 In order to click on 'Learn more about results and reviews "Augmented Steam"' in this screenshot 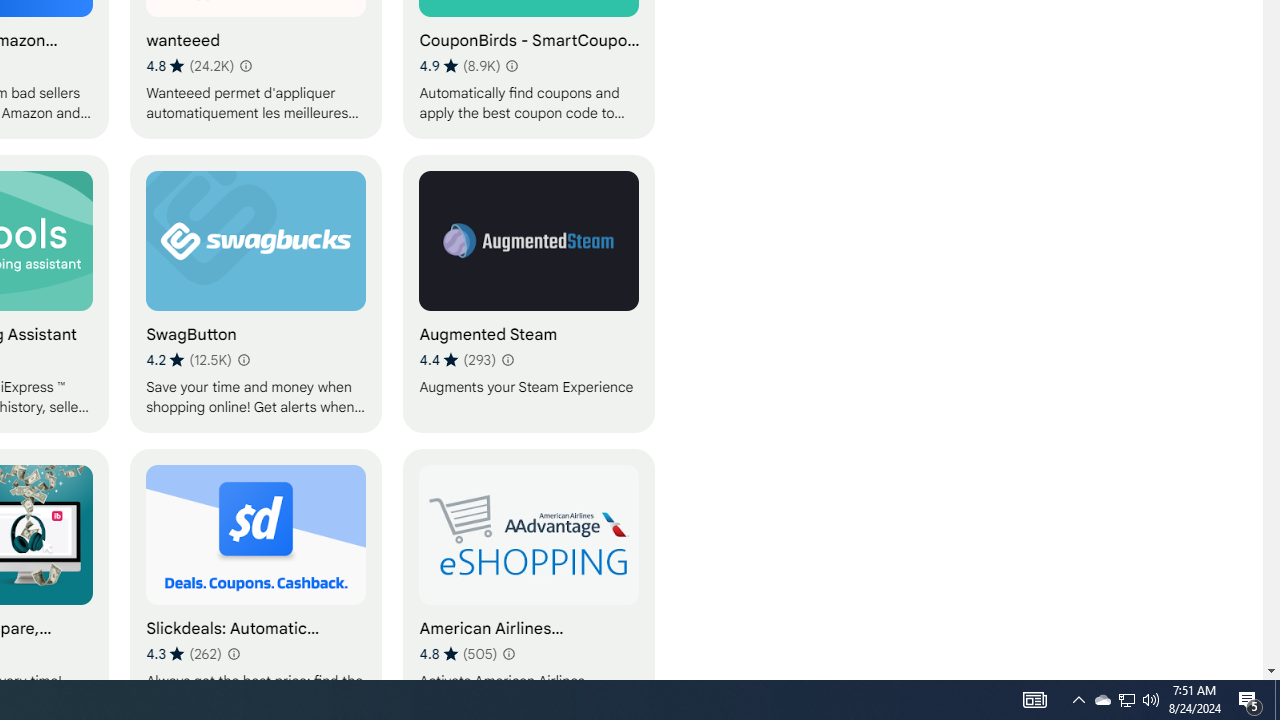, I will do `click(506, 360)`.